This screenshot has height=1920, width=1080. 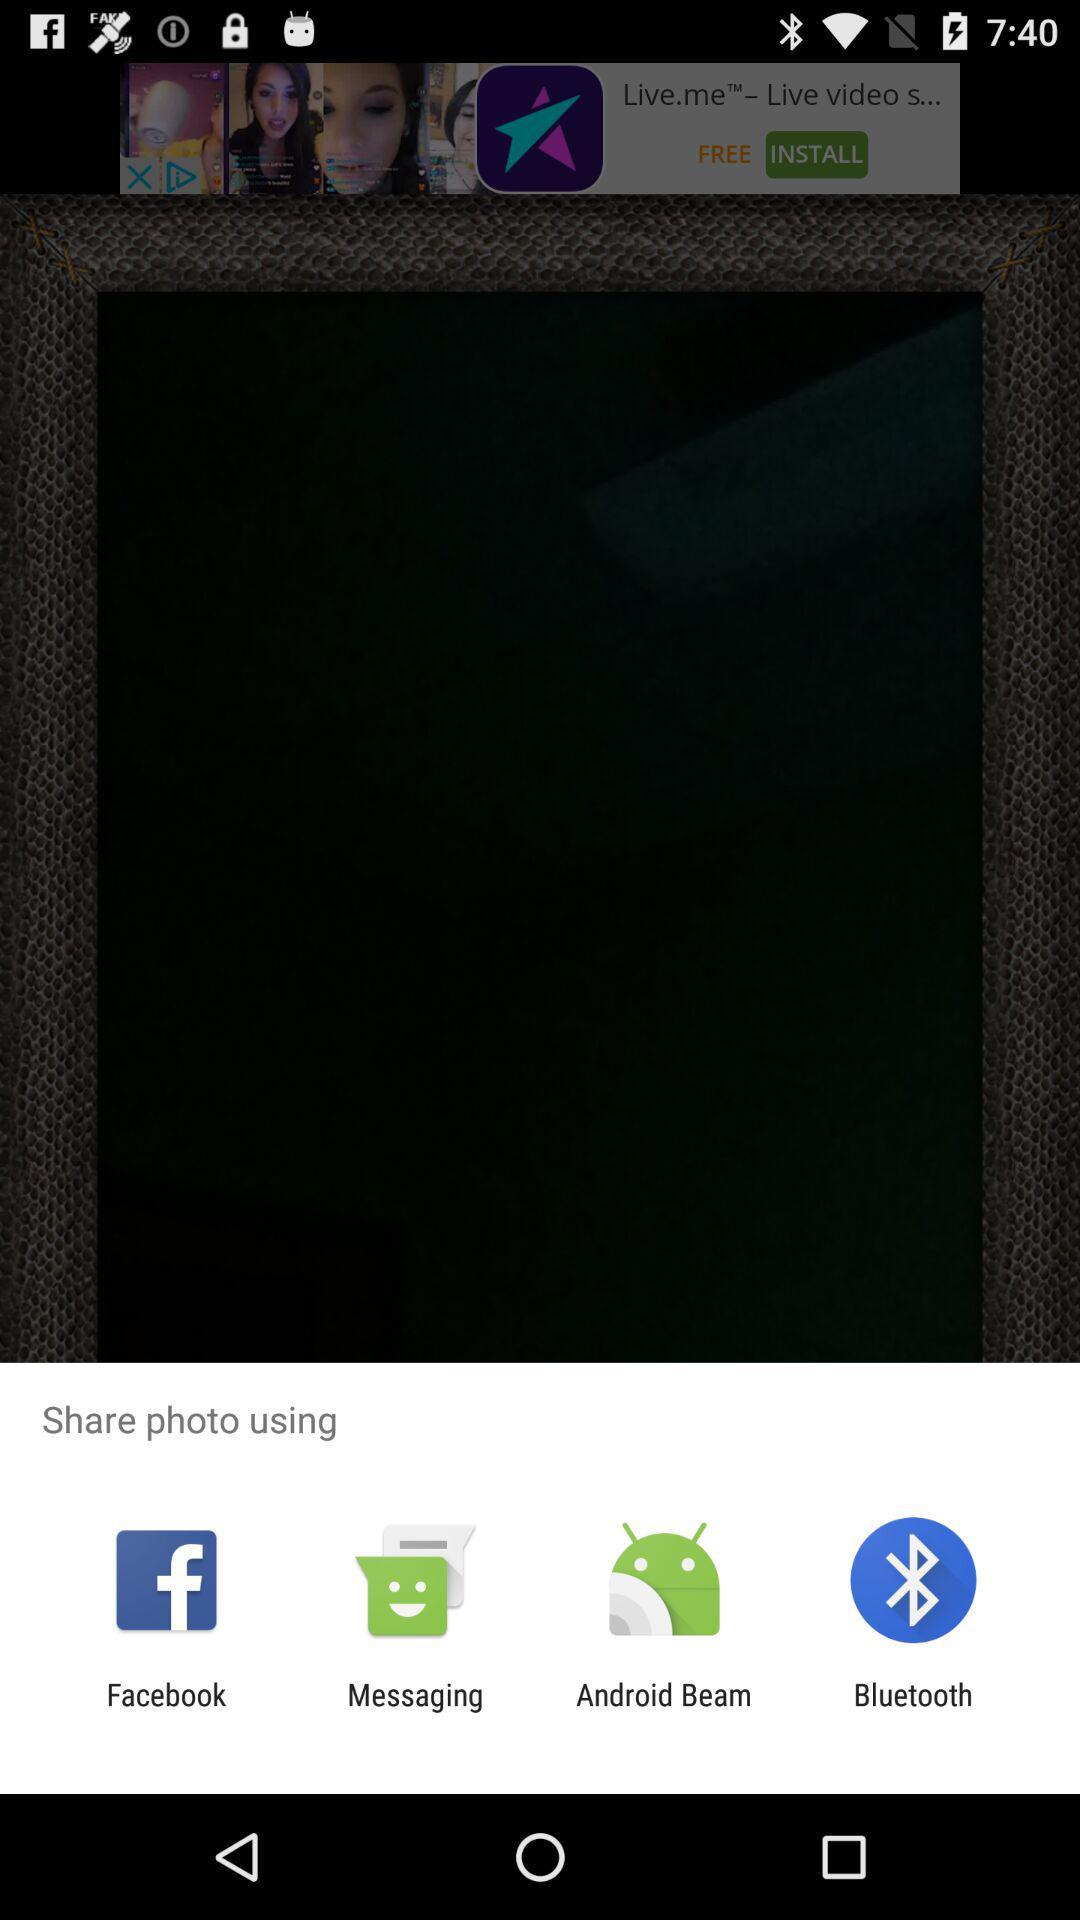 What do you see at coordinates (664, 1711) in the screenshot?
I see `android beam app` at bounding box center [664, 1711].